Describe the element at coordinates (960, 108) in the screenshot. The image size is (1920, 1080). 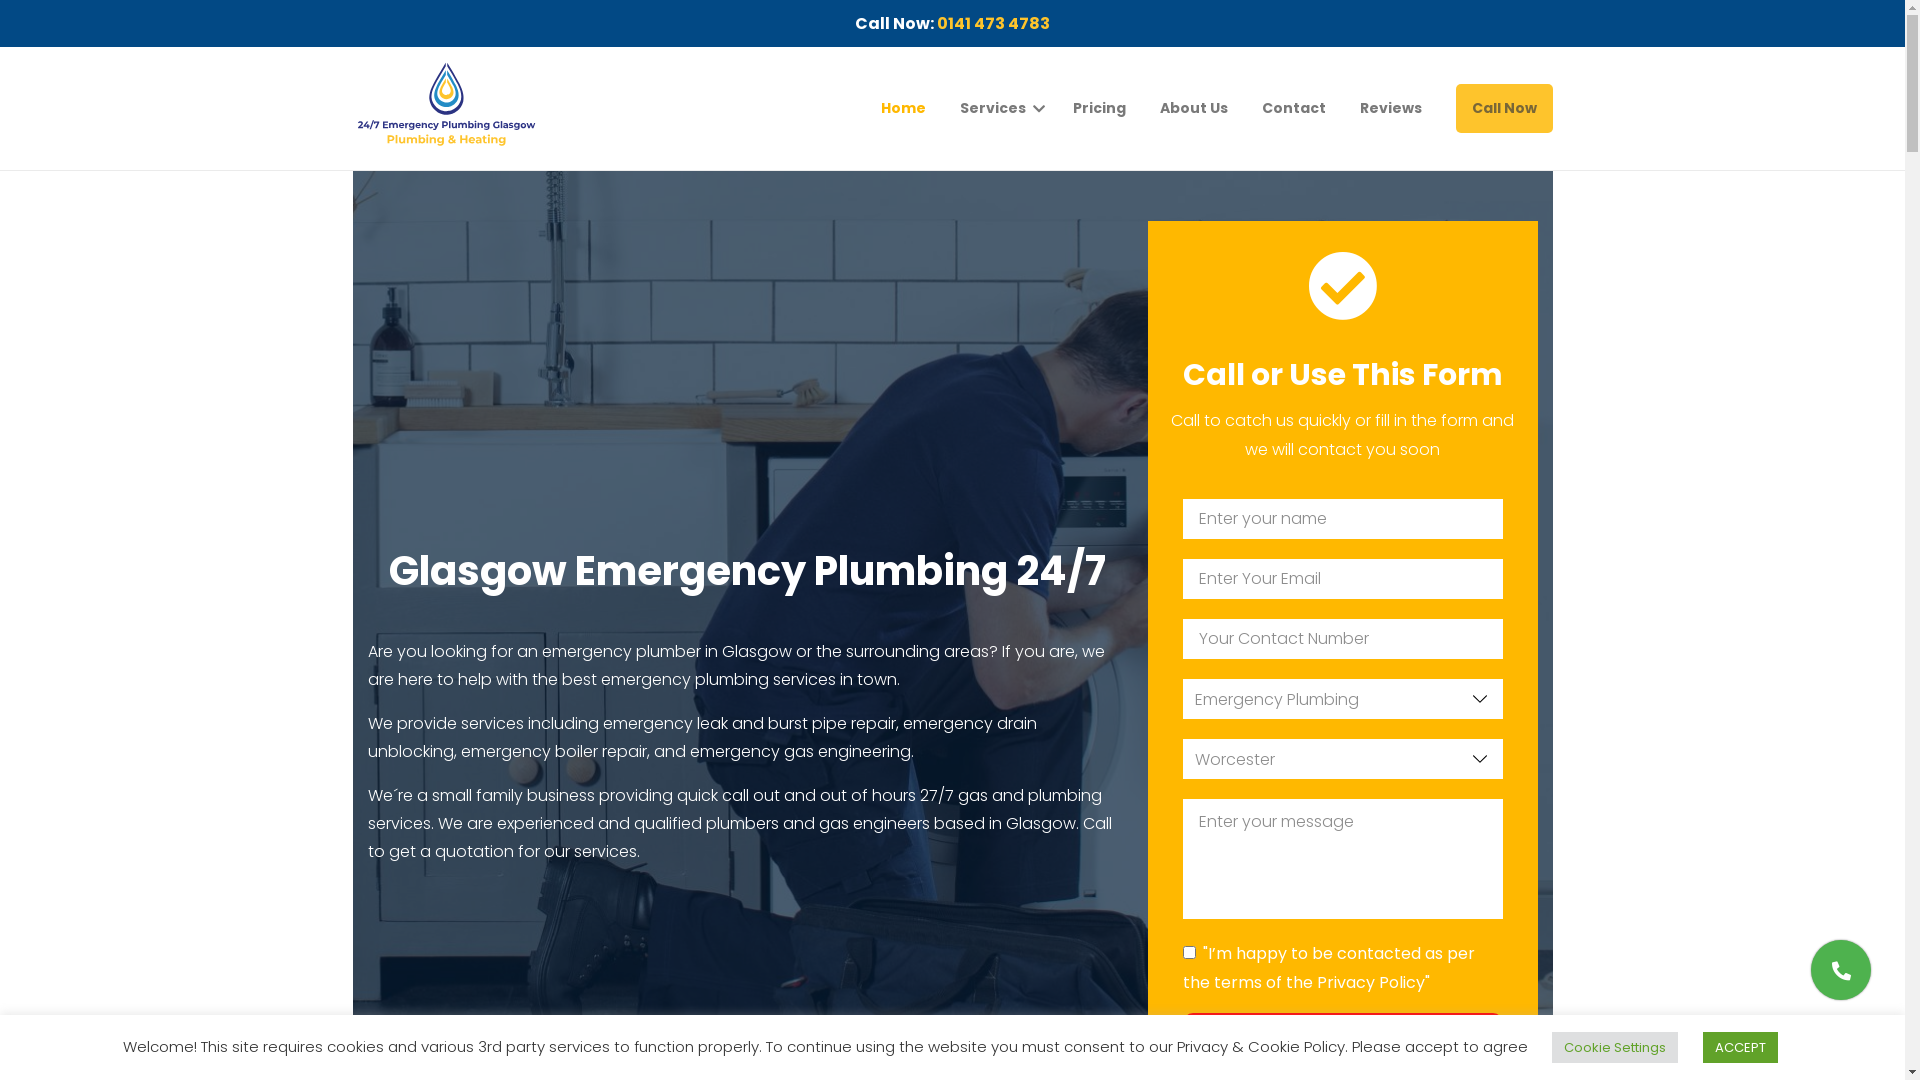
I see `'Services'` at that location.